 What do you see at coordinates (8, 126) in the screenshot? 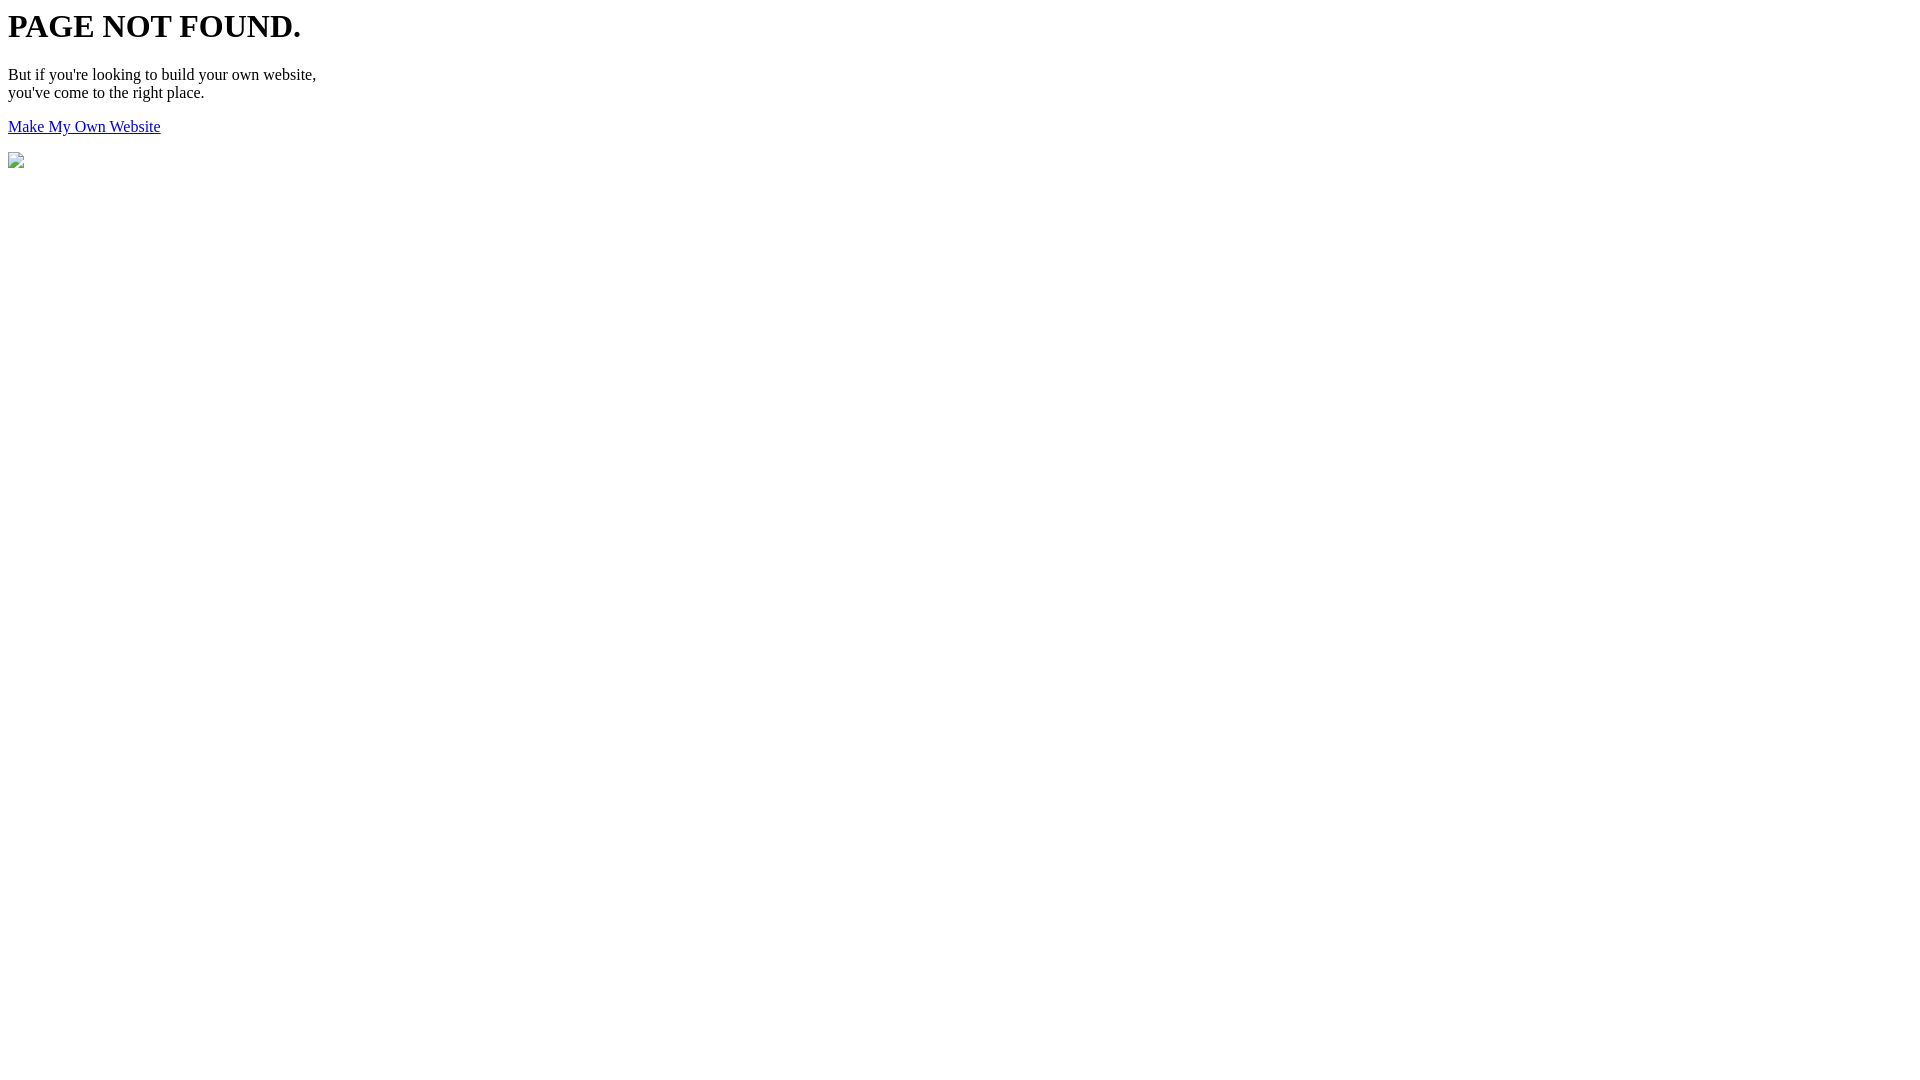
I see `'Make My Own Website'` at bounding box center [8, 126].